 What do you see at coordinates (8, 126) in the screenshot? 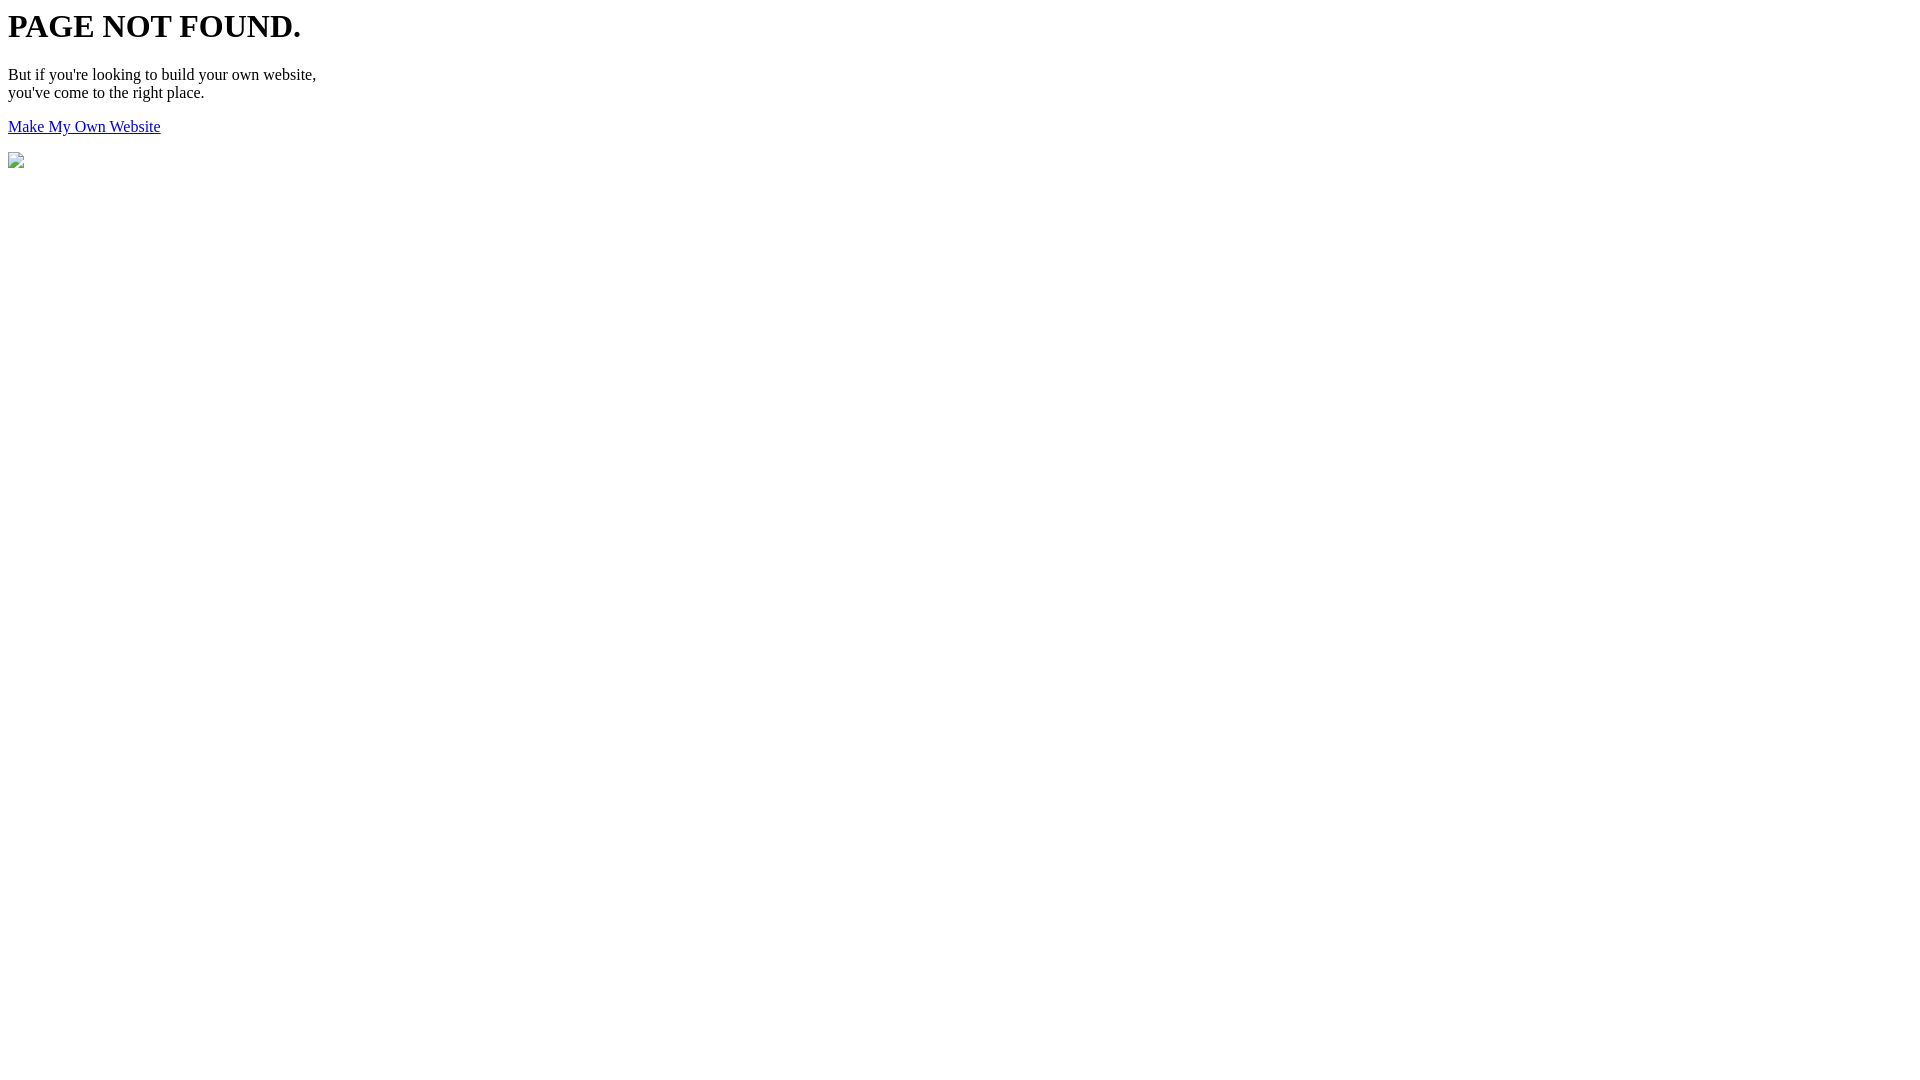
I see `'Make My Own Website'` at bounding box center [8, 126].